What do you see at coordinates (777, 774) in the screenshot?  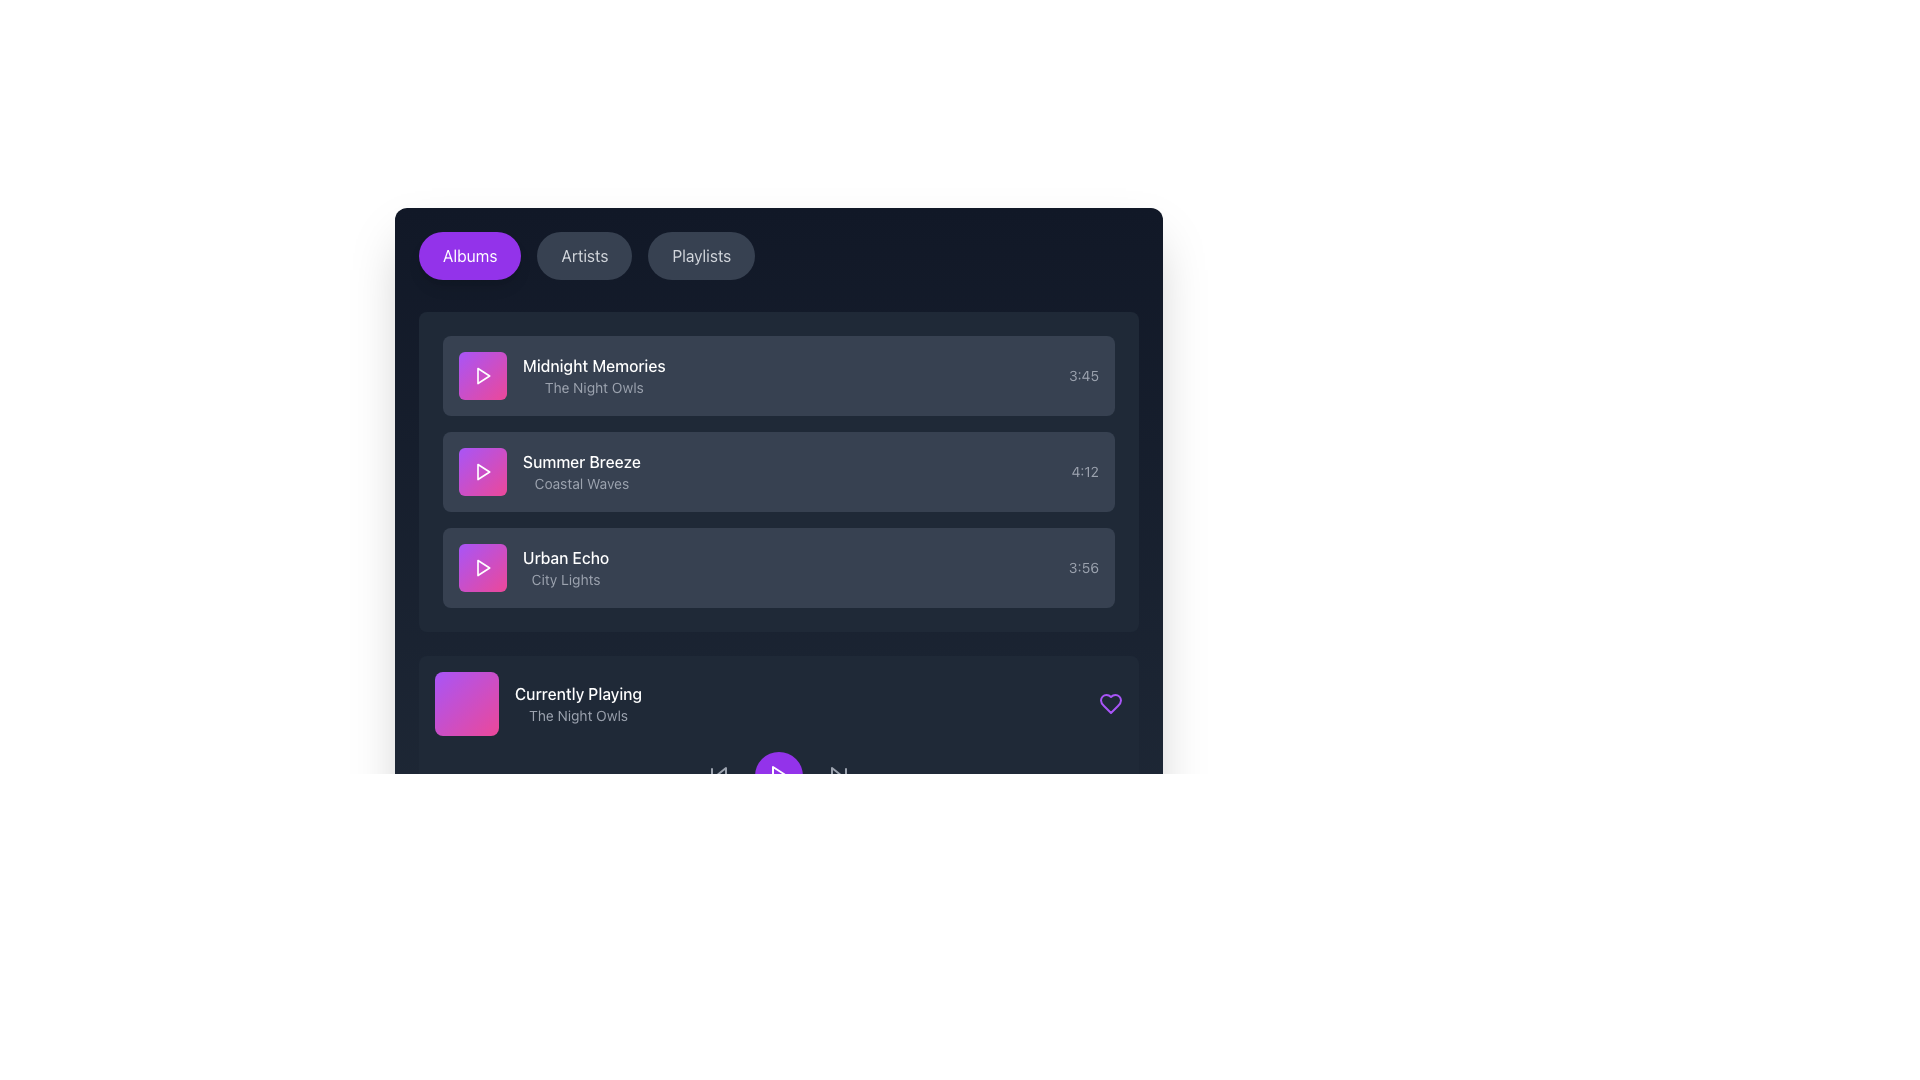 I see `the circular purple button with a white play icon at the bottom center of the interface to observe hover effects` at bounding box center [777, 774].